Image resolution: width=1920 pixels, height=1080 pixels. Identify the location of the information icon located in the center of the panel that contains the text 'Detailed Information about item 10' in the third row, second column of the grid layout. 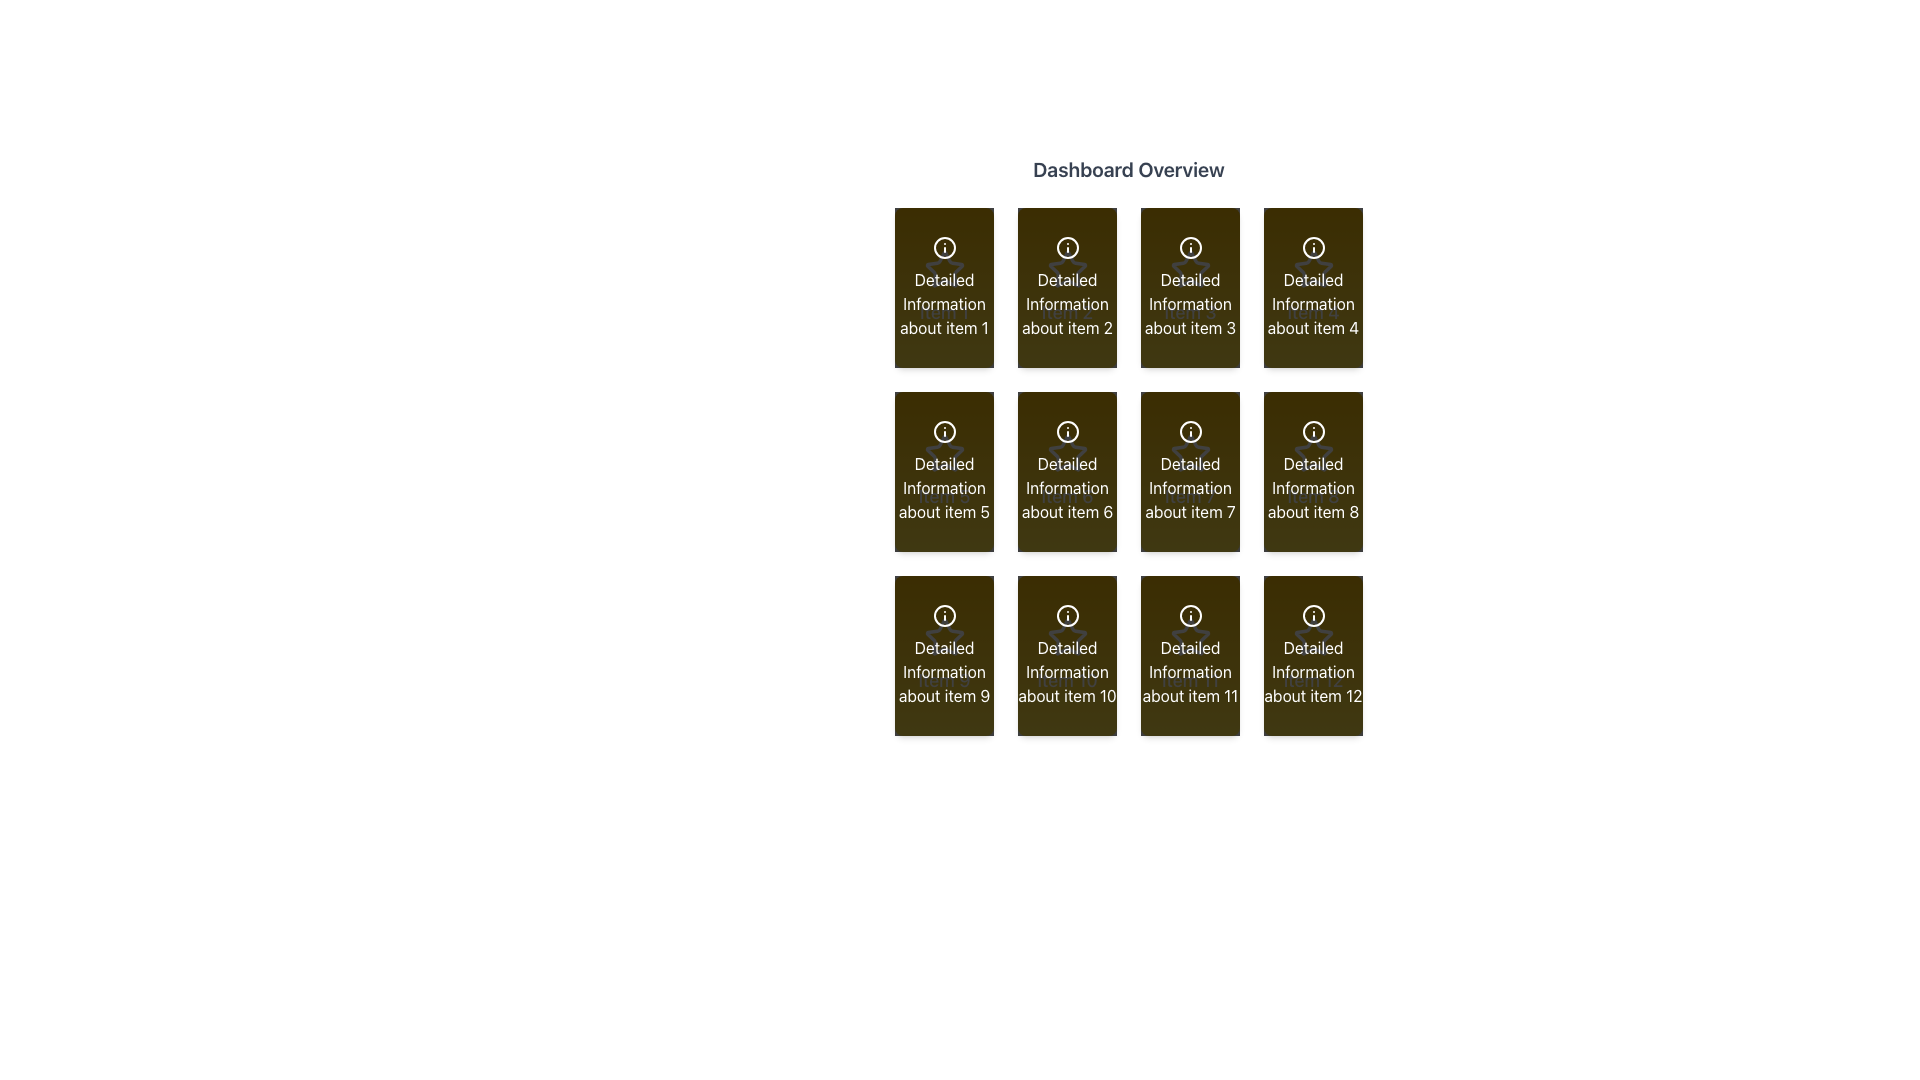
(1066, 615).